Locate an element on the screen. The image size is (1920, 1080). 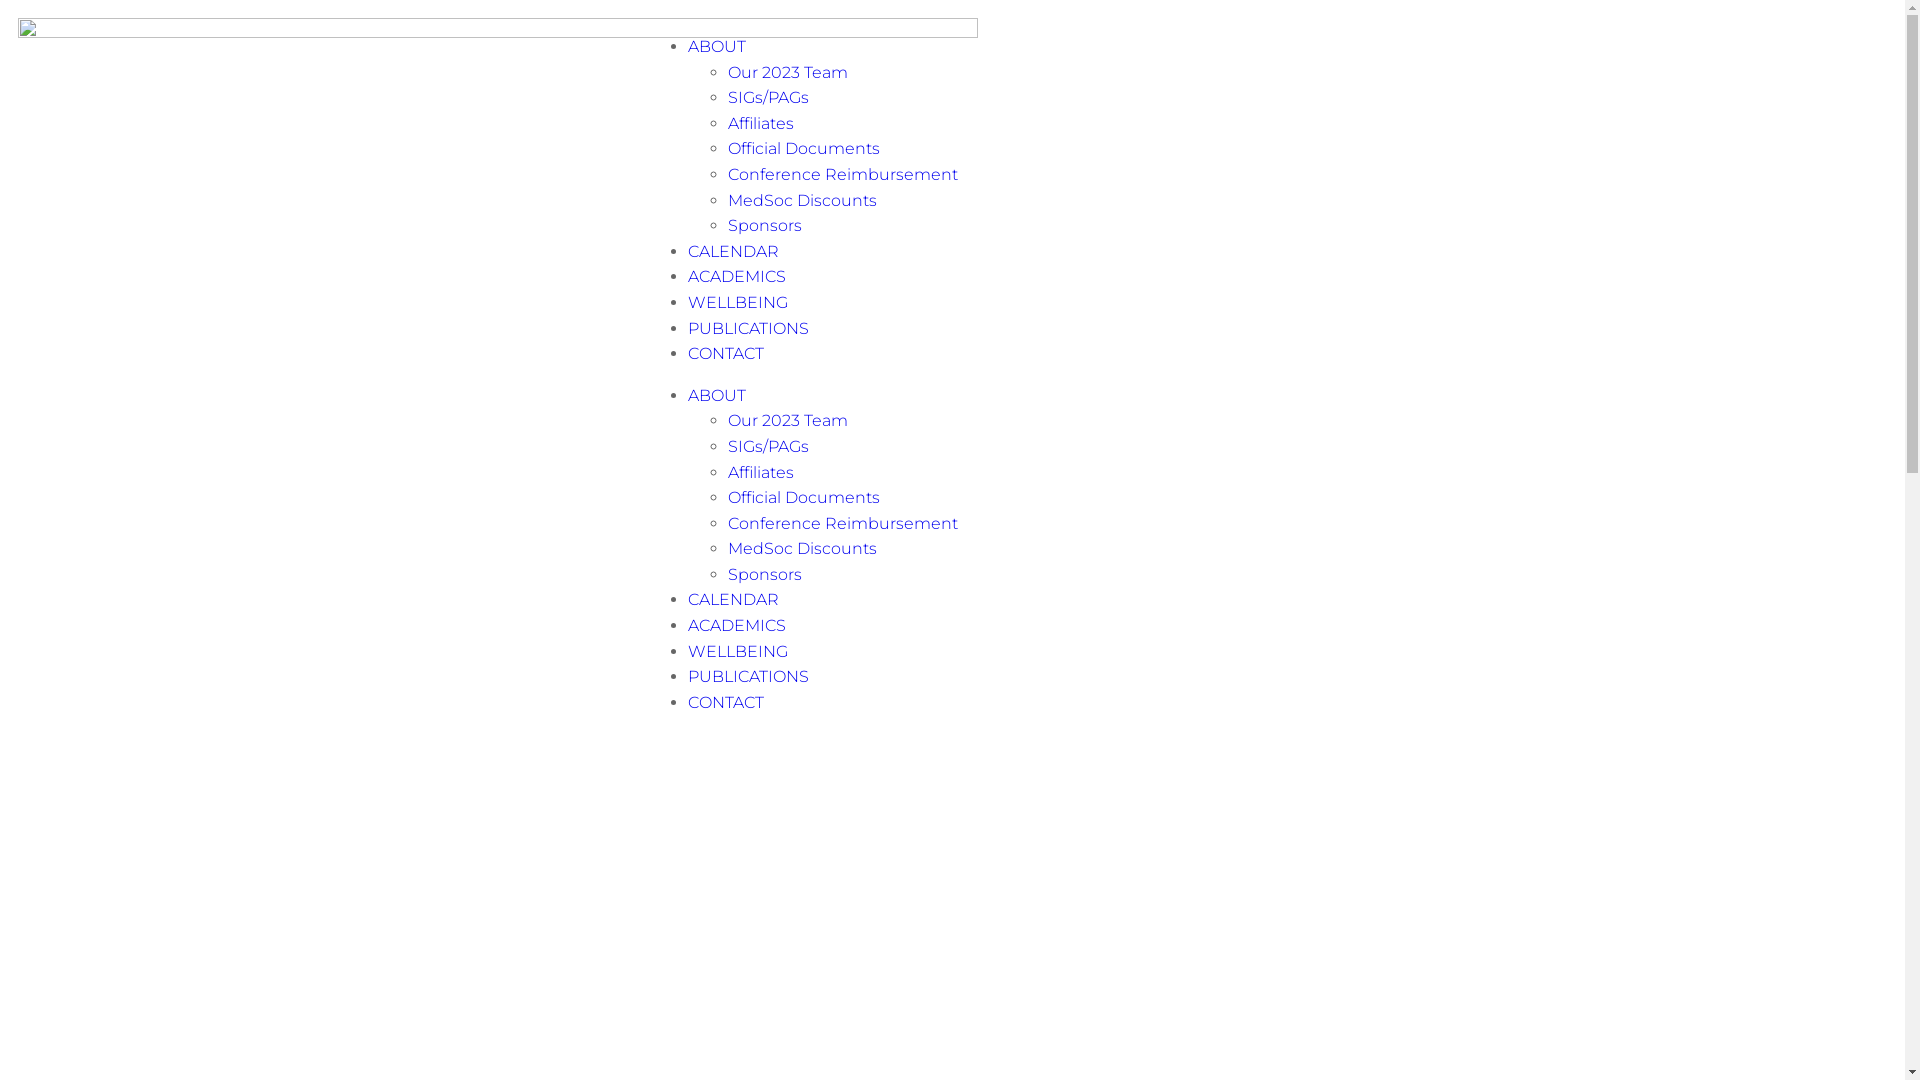
'Conference Reimbursement' is located at coordinates (843, 522).